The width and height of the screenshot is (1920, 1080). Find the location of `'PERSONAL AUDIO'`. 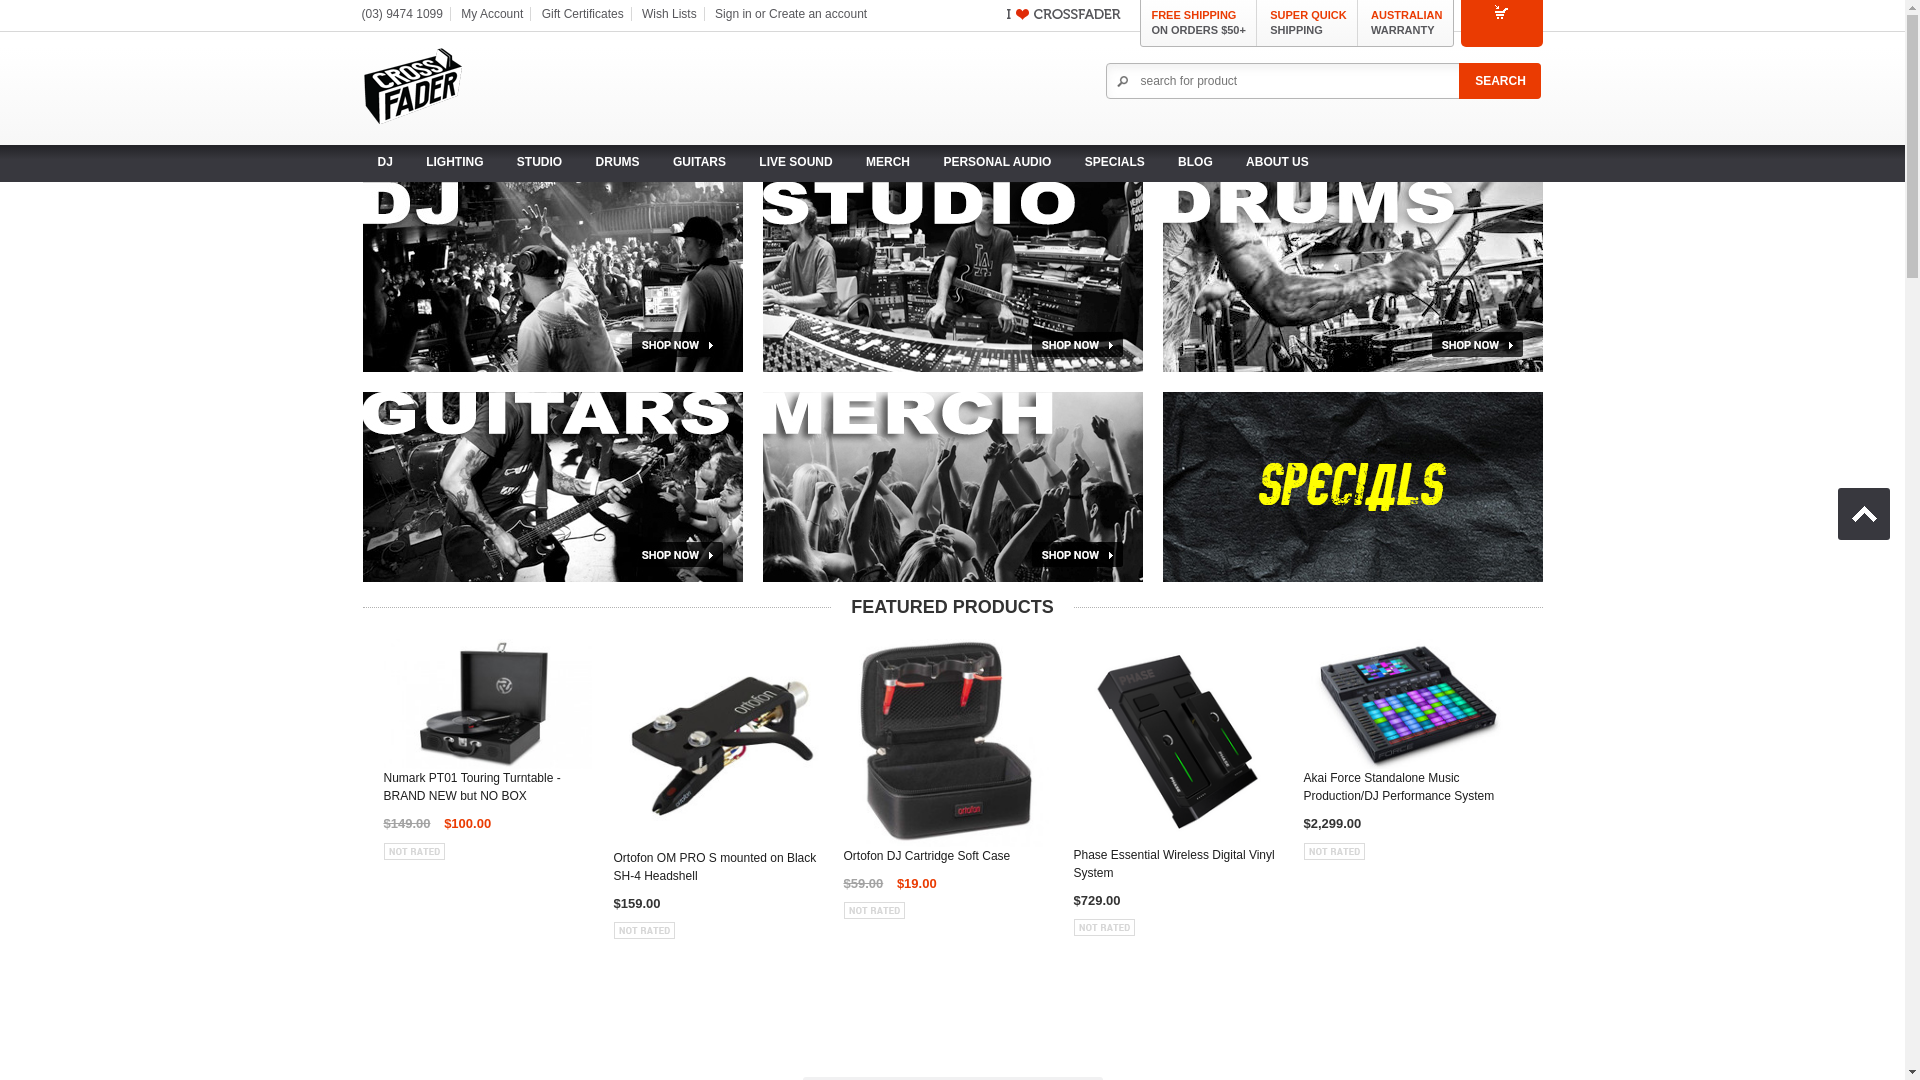

'PERSONAL AUDIO' is located at coordinates (997, 161).